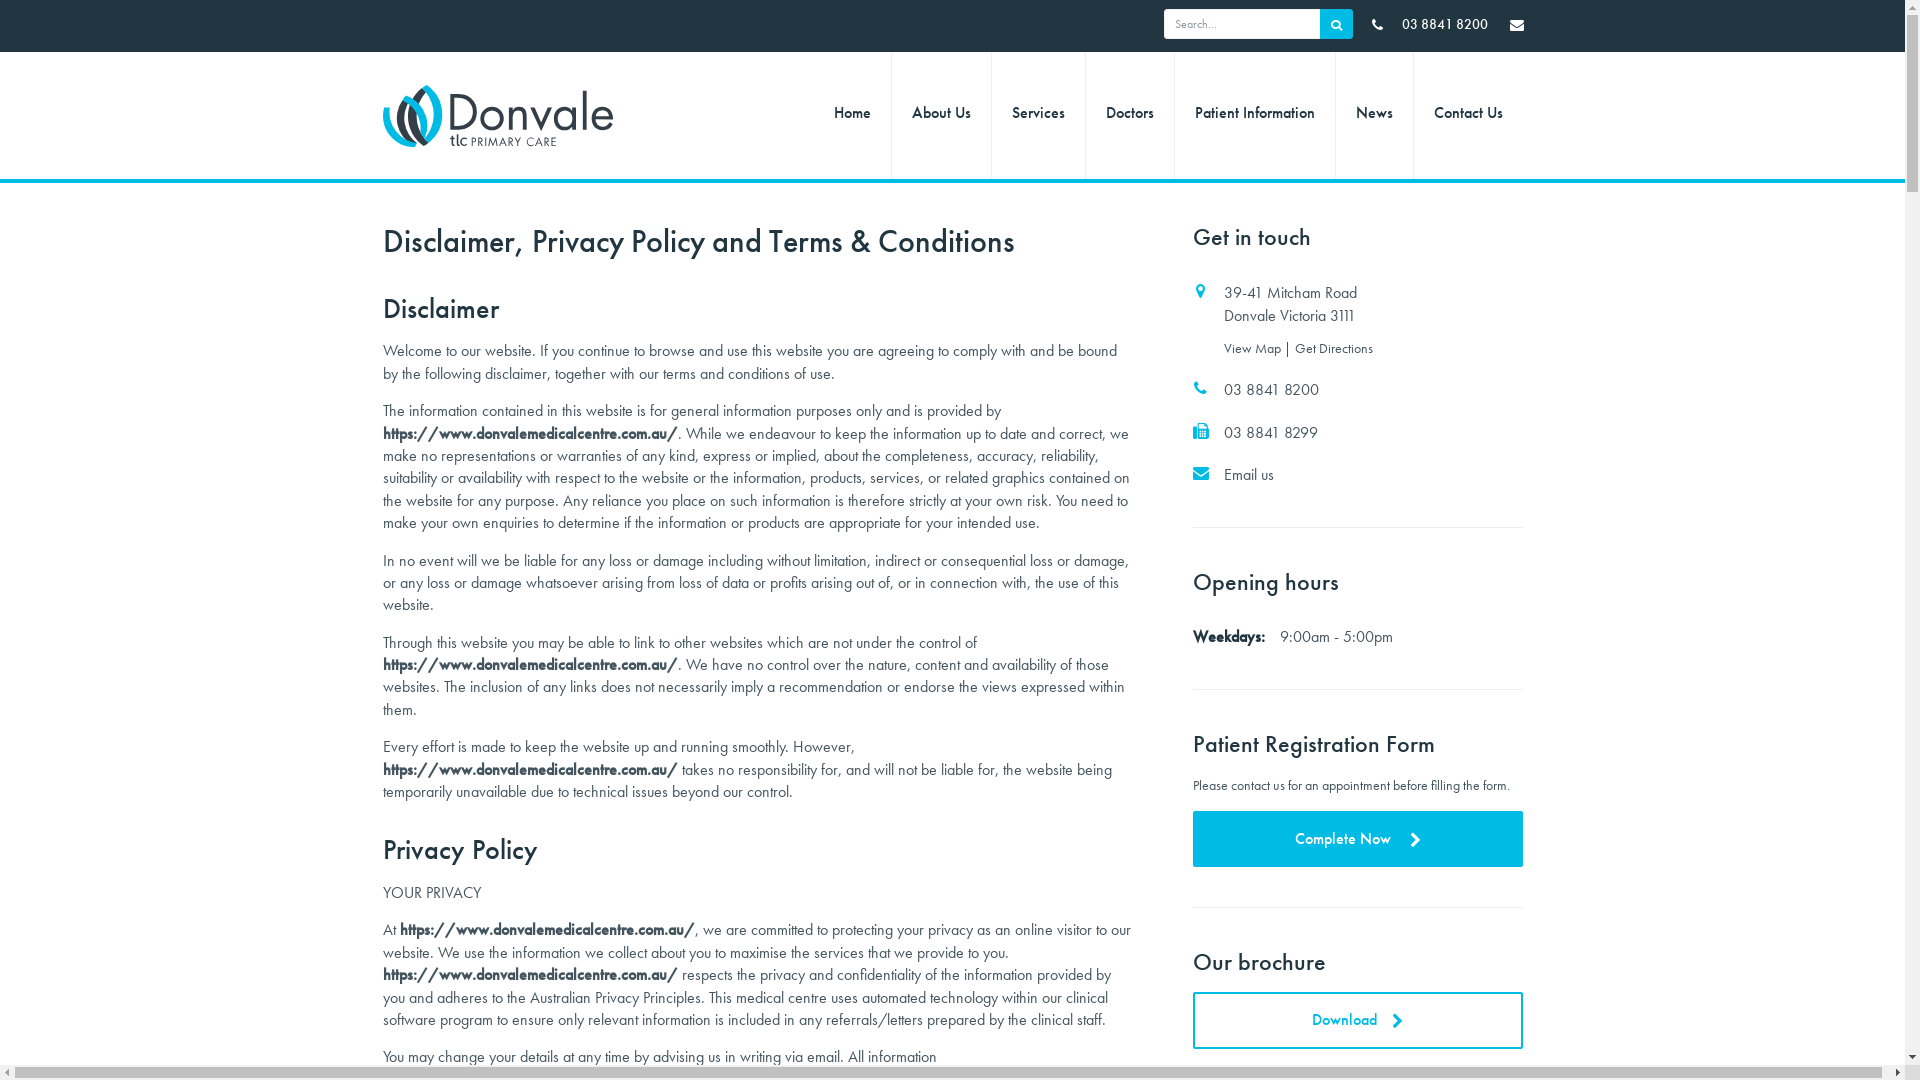 Image resolution: width=1920 pixels, height=1080 pixels. I want to click on 'TLC Primary Care - Donvale | Logo', so click(507, 115).